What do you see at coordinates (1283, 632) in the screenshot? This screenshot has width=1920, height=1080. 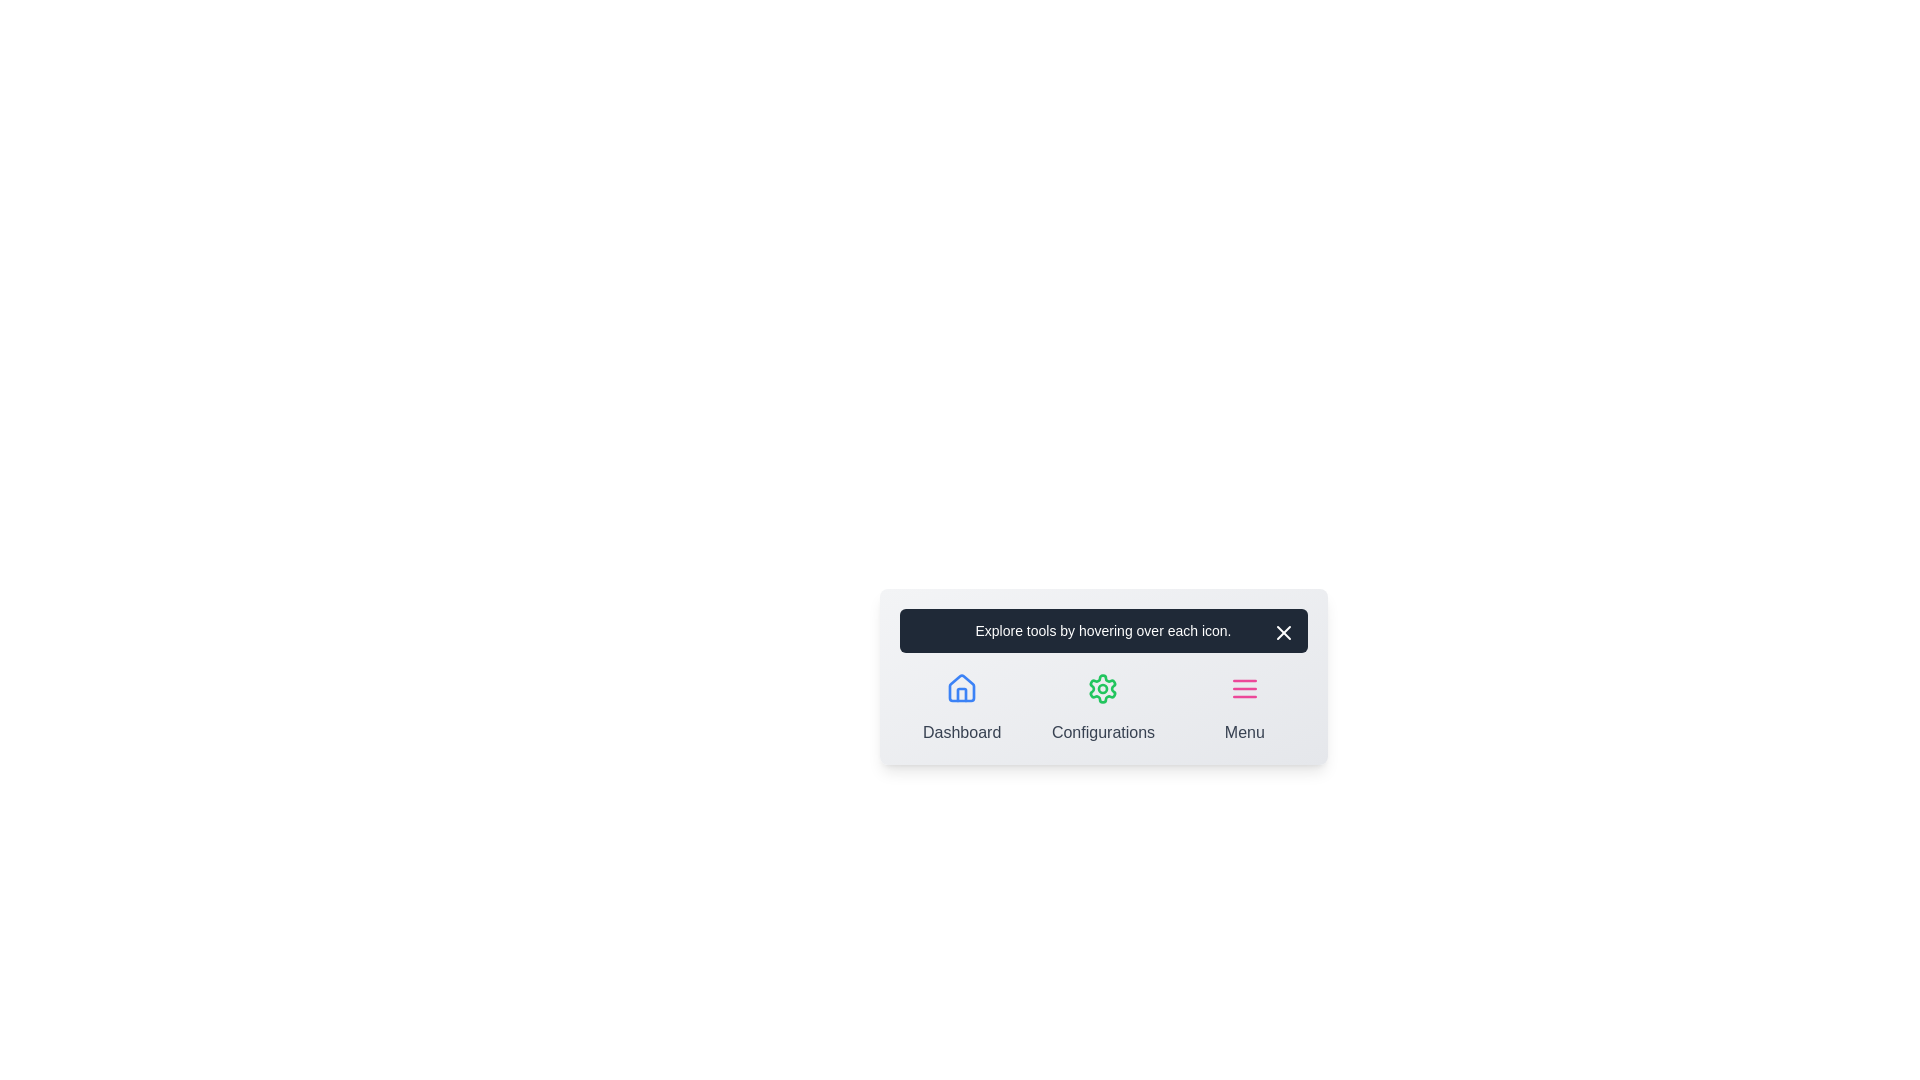 I see `the 'X' icon in the upper-right corner of the tooltip box to change its color to a lighter gray` at bounding box center [1283, 632].